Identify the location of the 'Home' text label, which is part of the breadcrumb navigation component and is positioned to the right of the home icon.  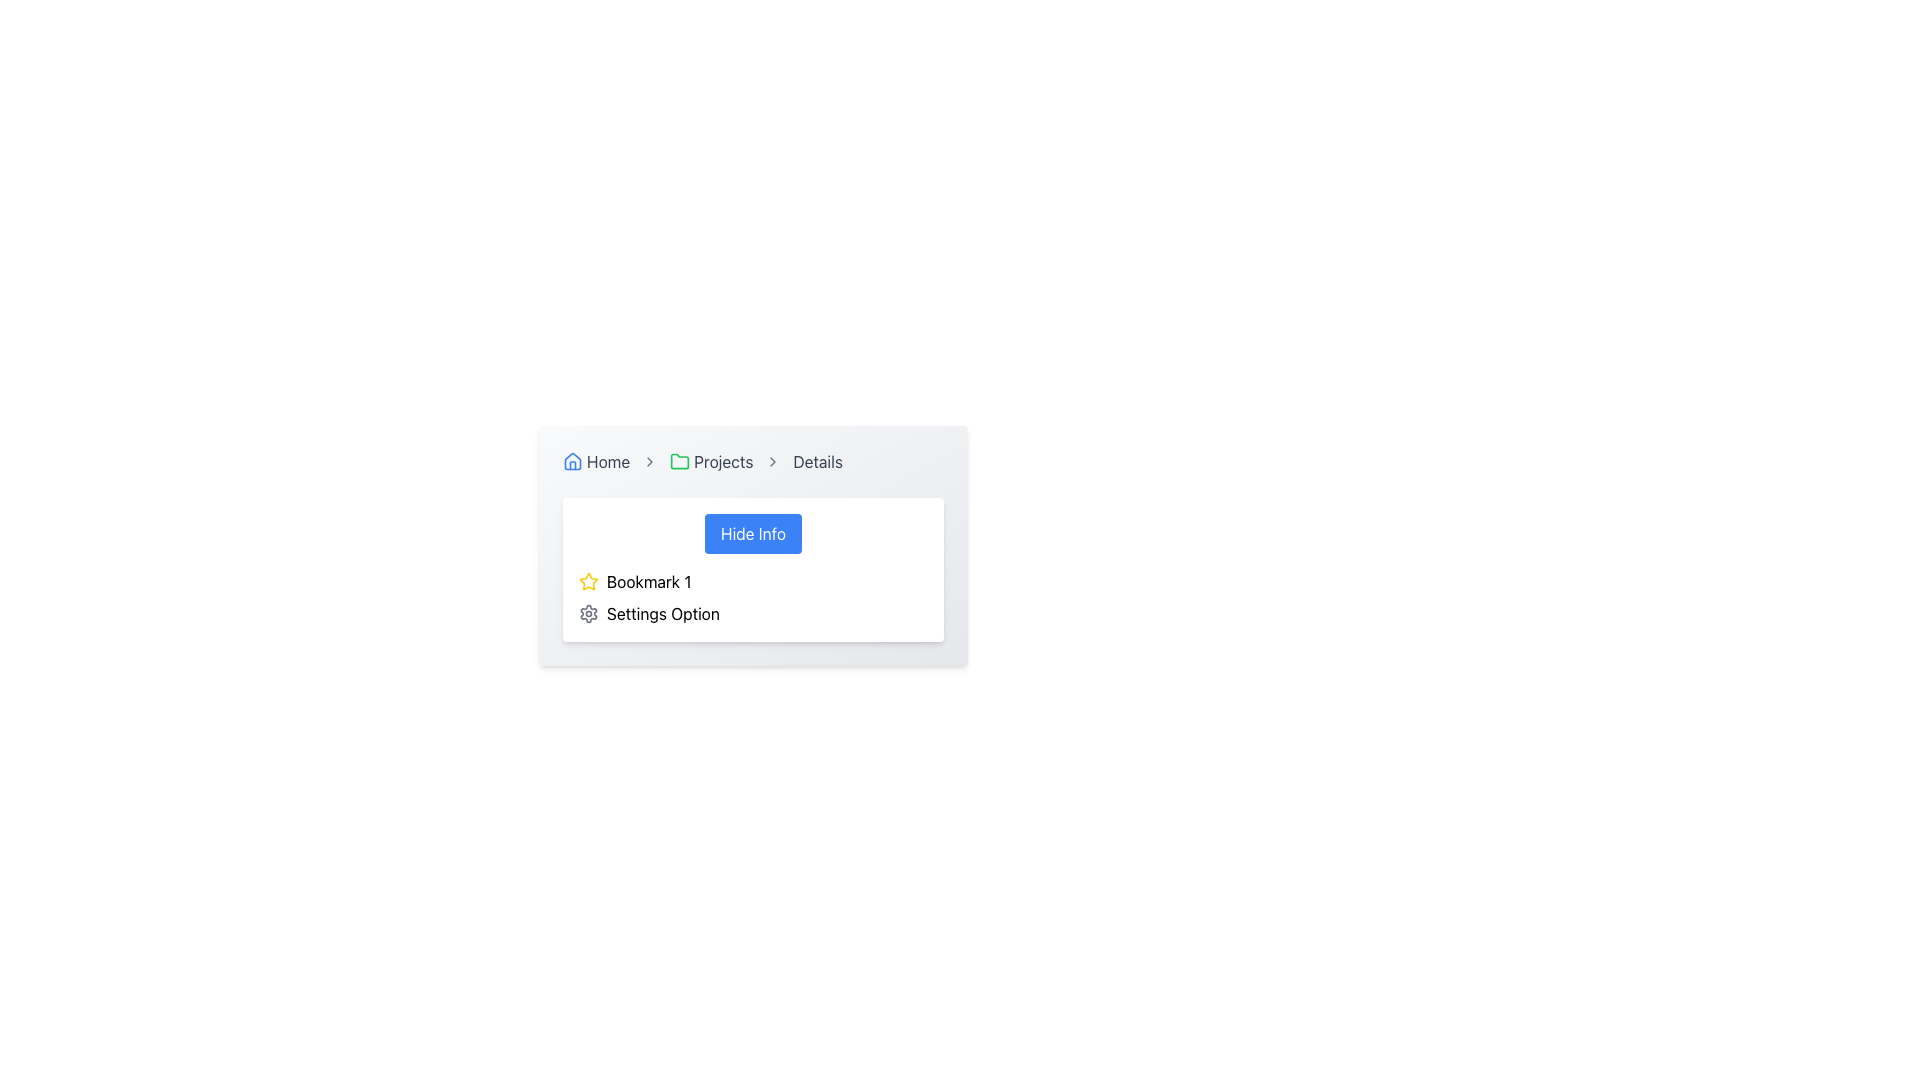
(607, 462).